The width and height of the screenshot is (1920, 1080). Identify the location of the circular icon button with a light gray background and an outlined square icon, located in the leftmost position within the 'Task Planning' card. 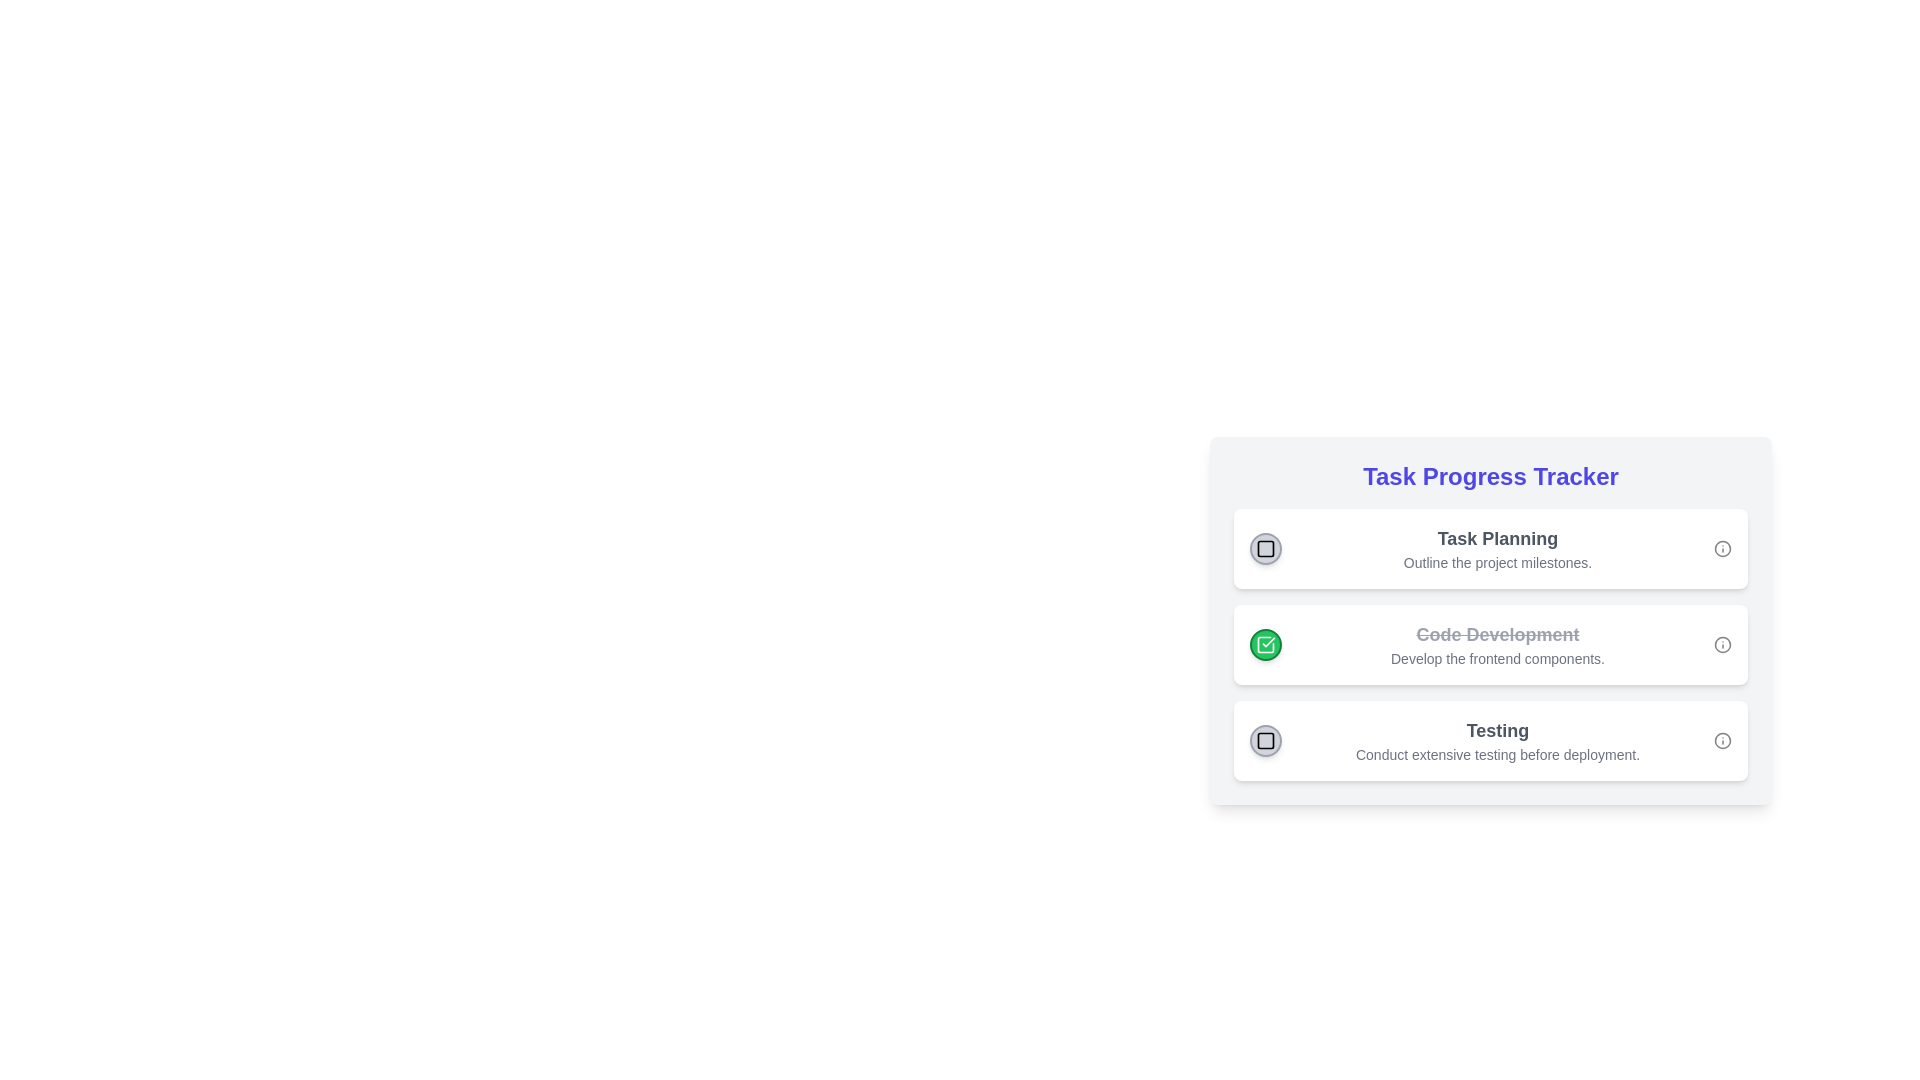
(1265, 548).